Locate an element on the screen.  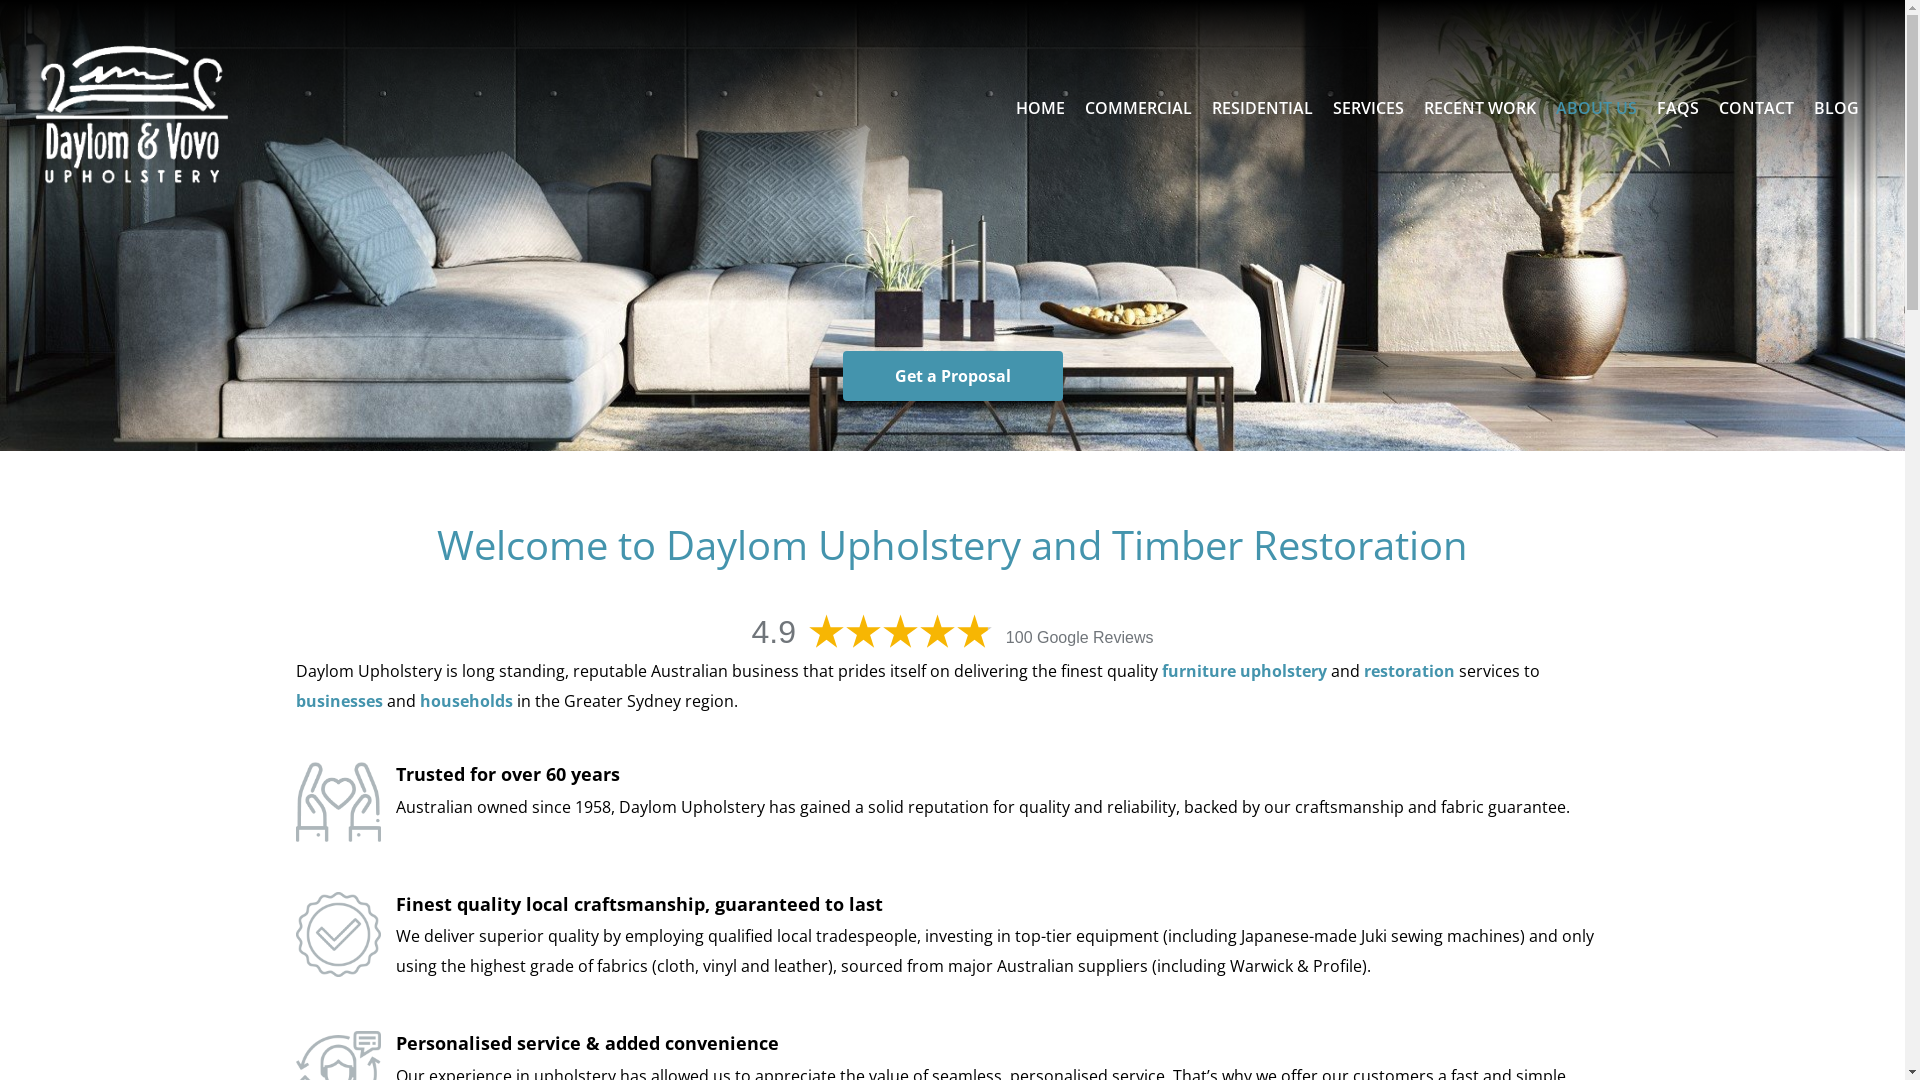
'ABOUT US' is located at coordinates (1595, 108).